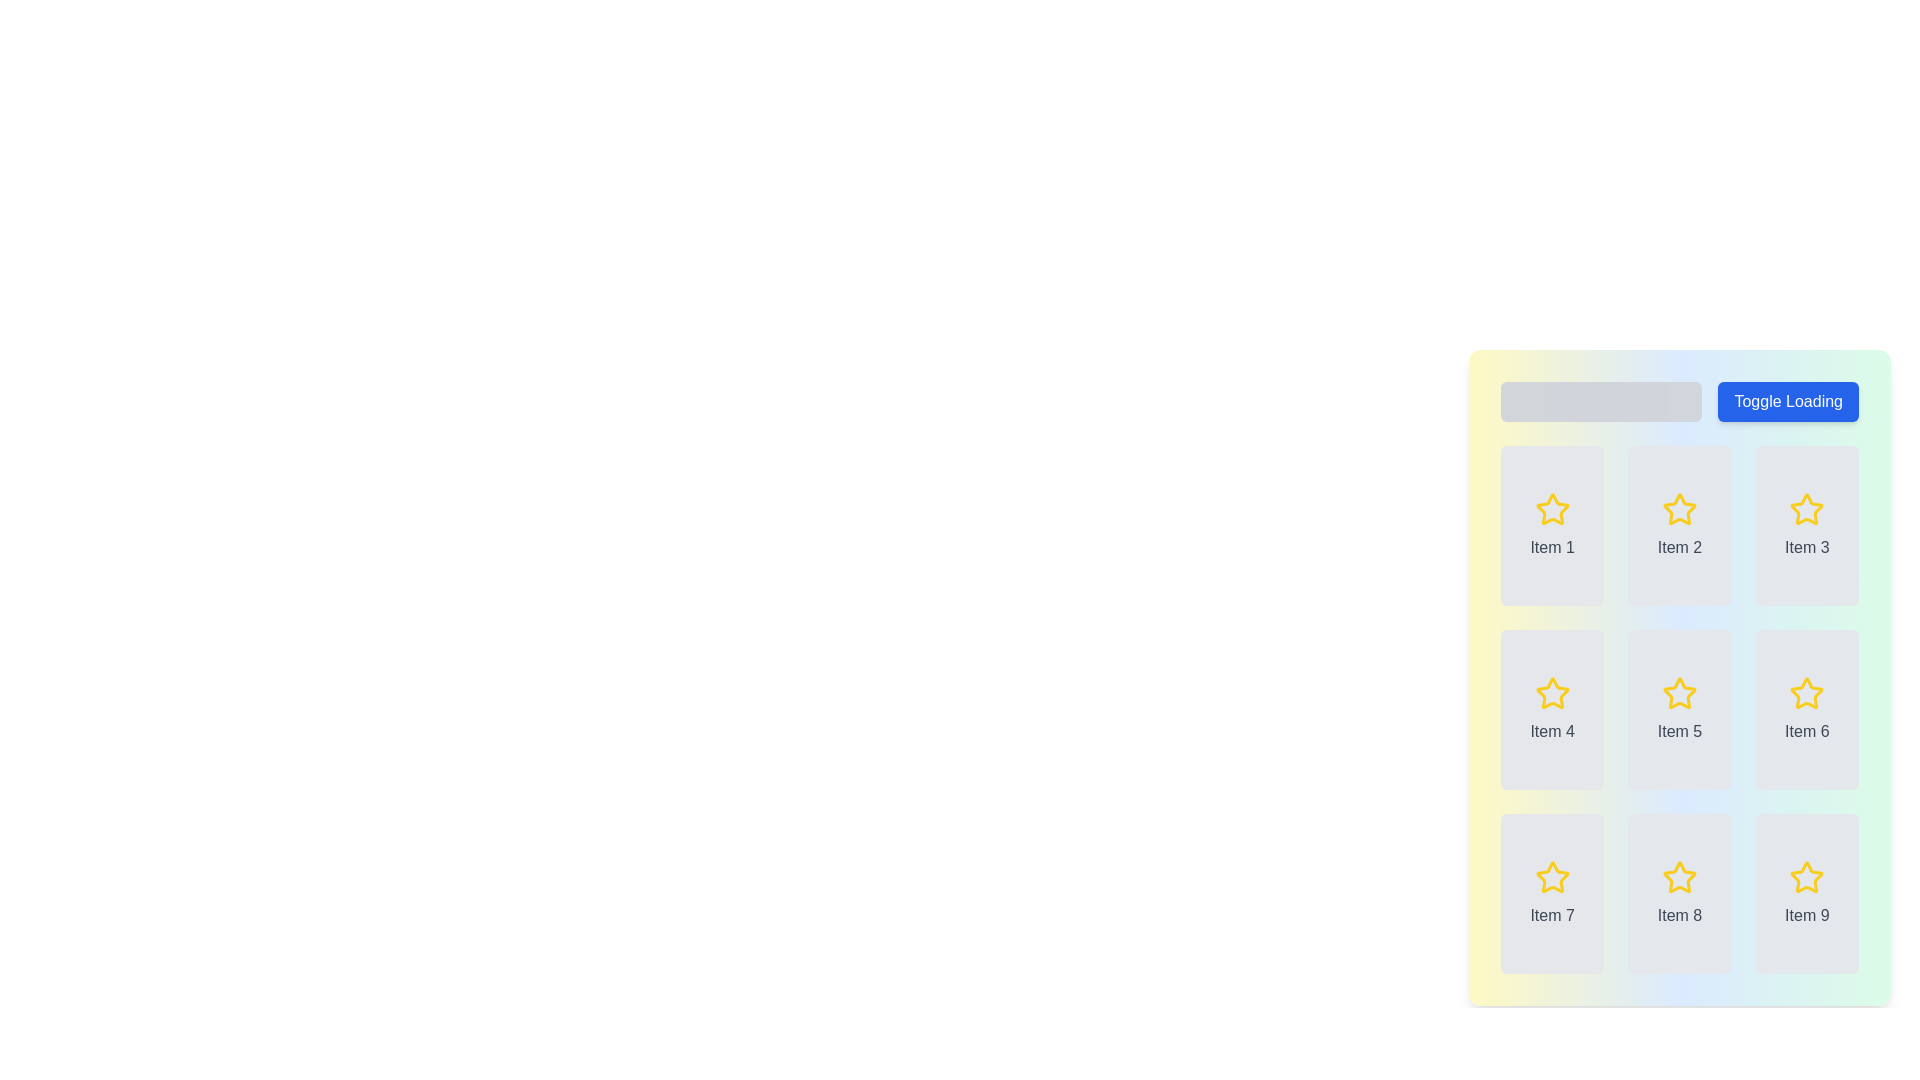 The image size is (1920, 1080). What do you see at coordinates (1551, 876) in the screenshot?
I see `the star-shaped vector graphic icon located in the third row, first column of the grid layout` at bounding box center [1551, 876].